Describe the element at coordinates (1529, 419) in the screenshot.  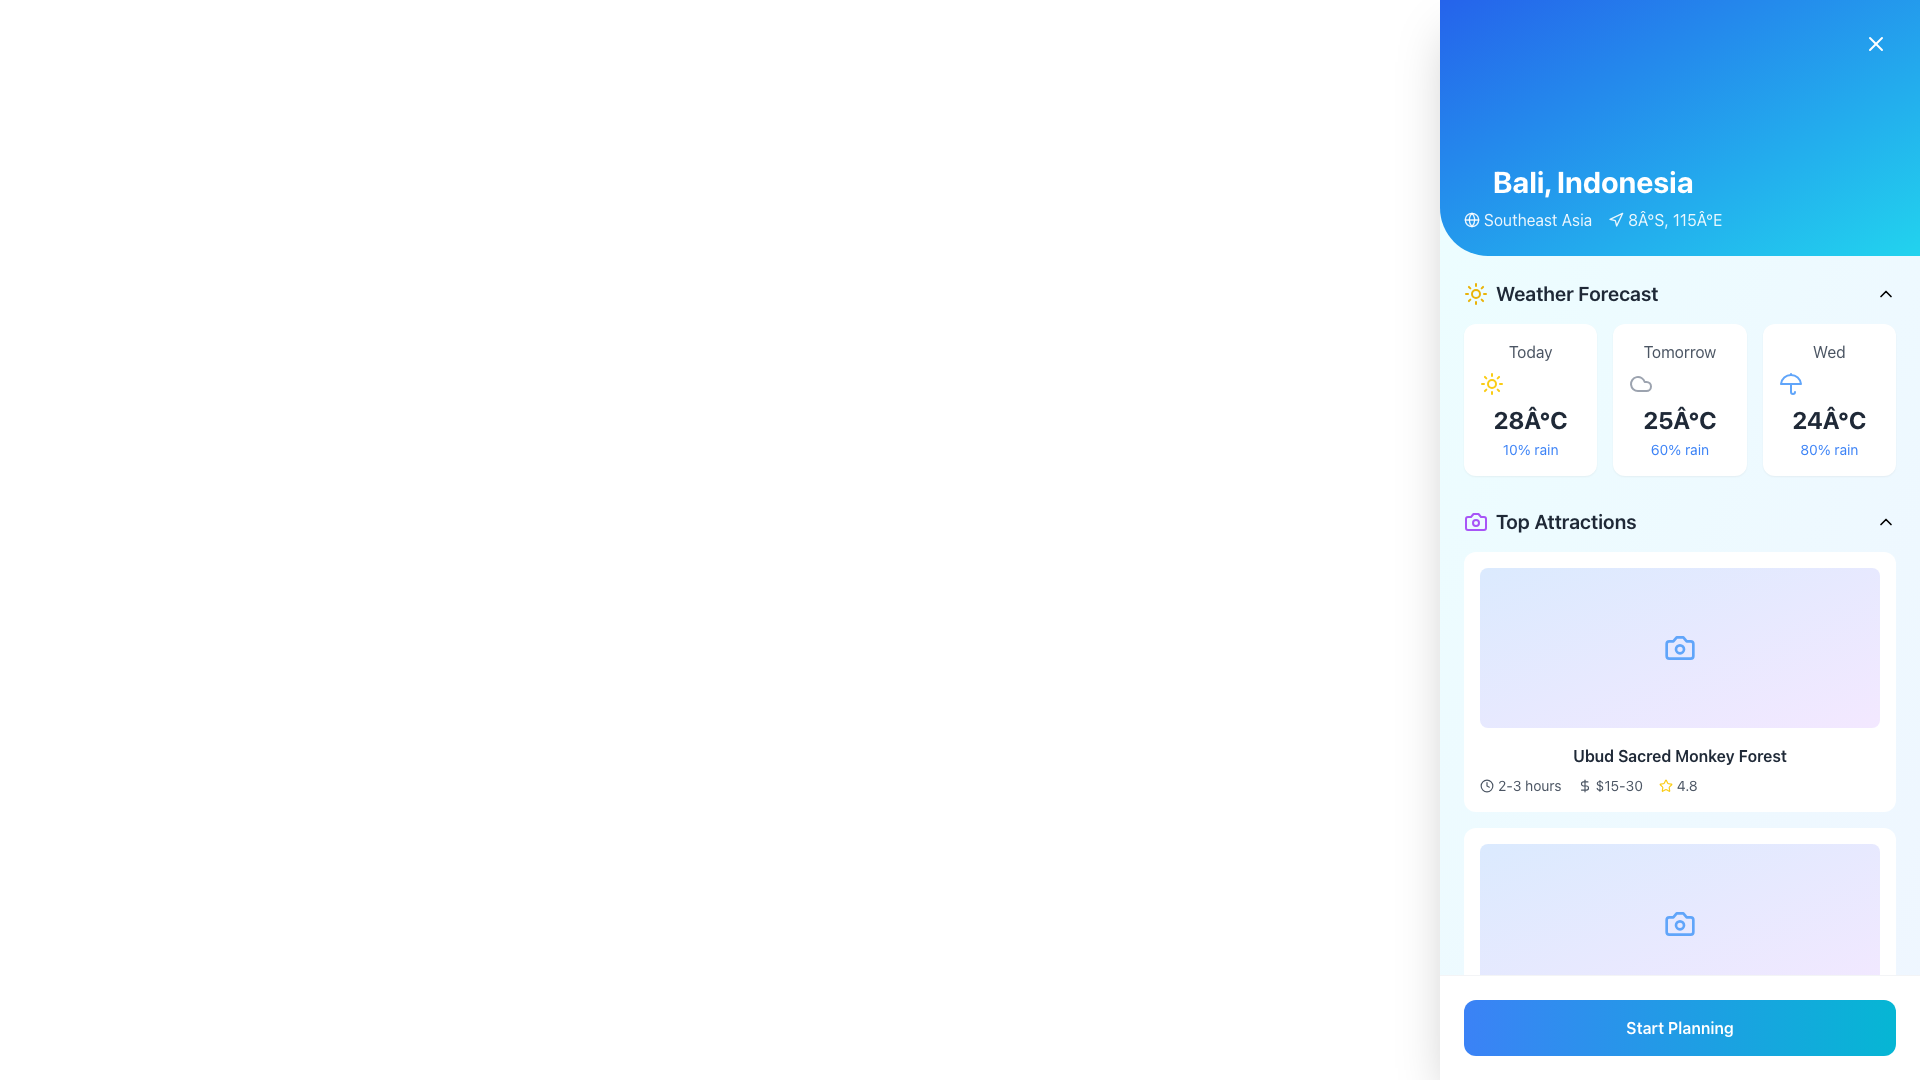
I see `the temperature forecast text label located in the center of the 'Today' card in the weather forecast section` at that location.